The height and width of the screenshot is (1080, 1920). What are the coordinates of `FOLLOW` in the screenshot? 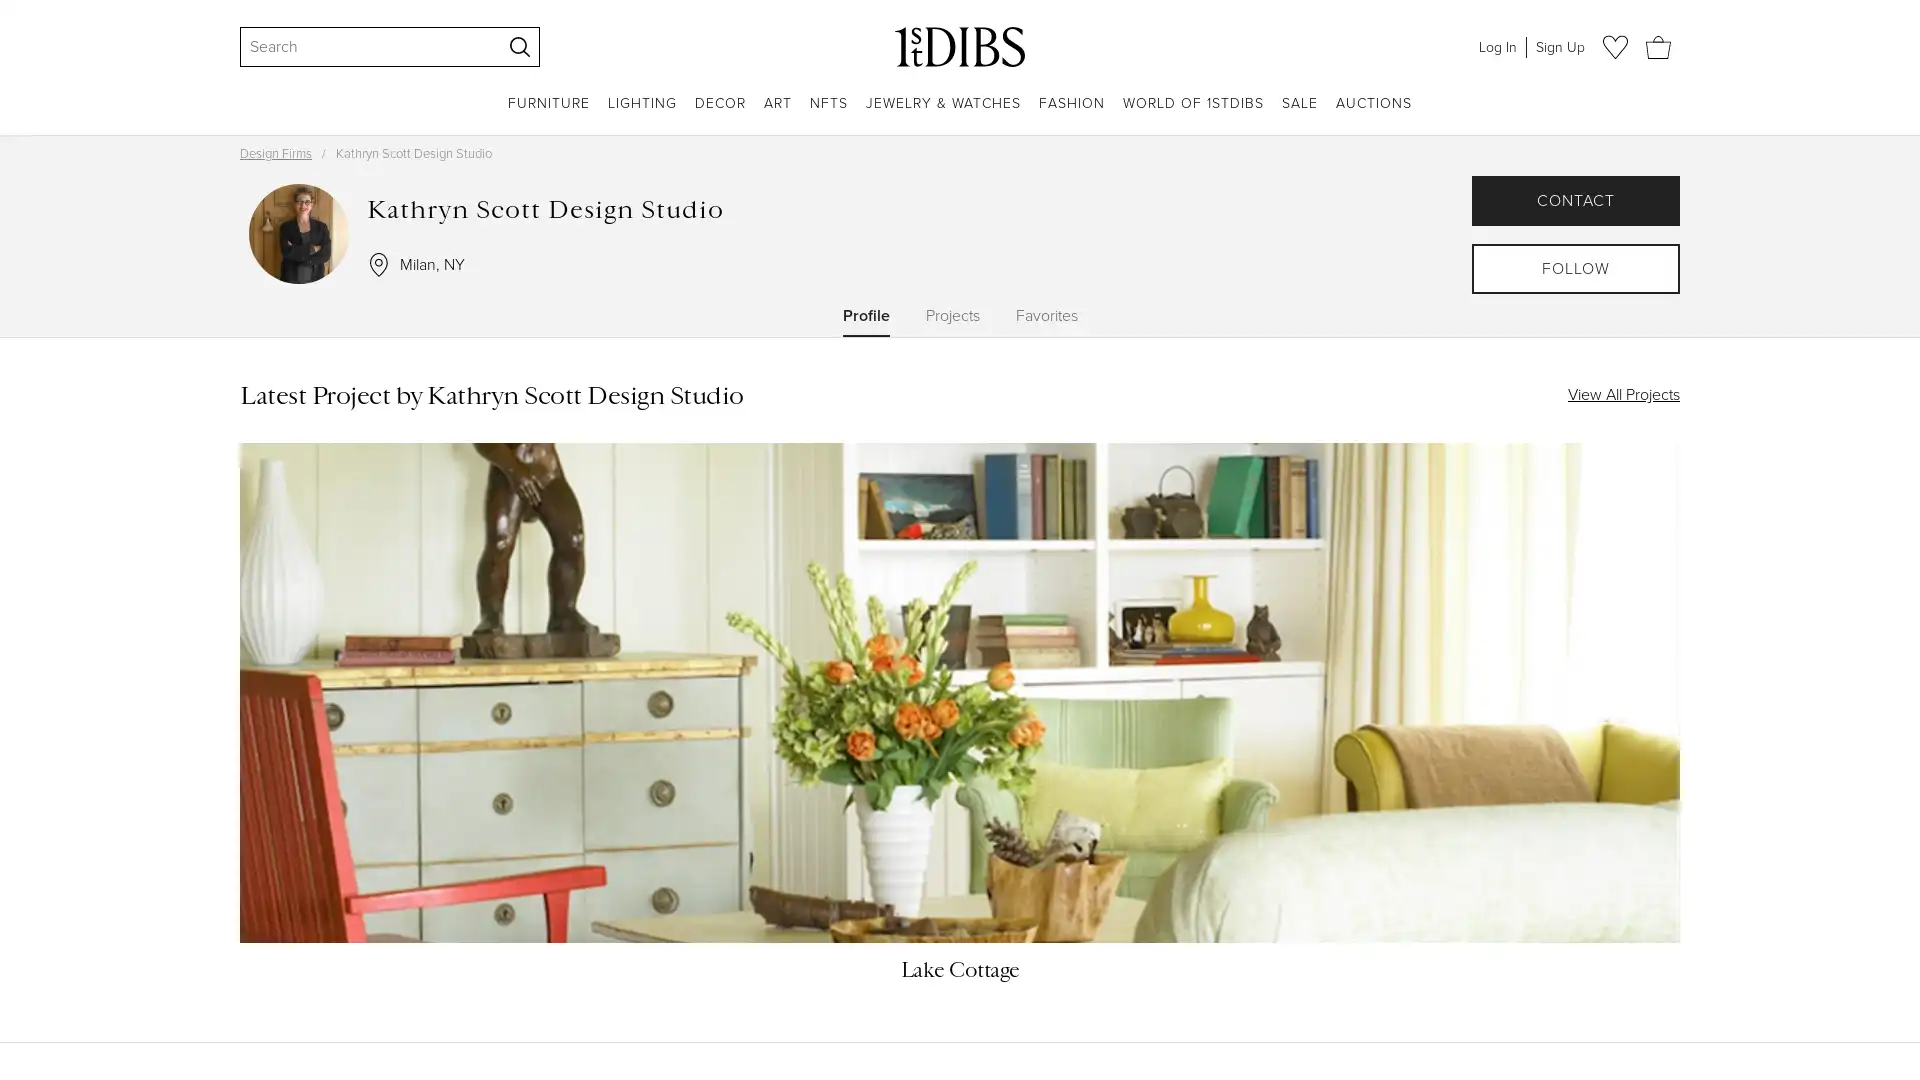 It's located at (1574, 266).